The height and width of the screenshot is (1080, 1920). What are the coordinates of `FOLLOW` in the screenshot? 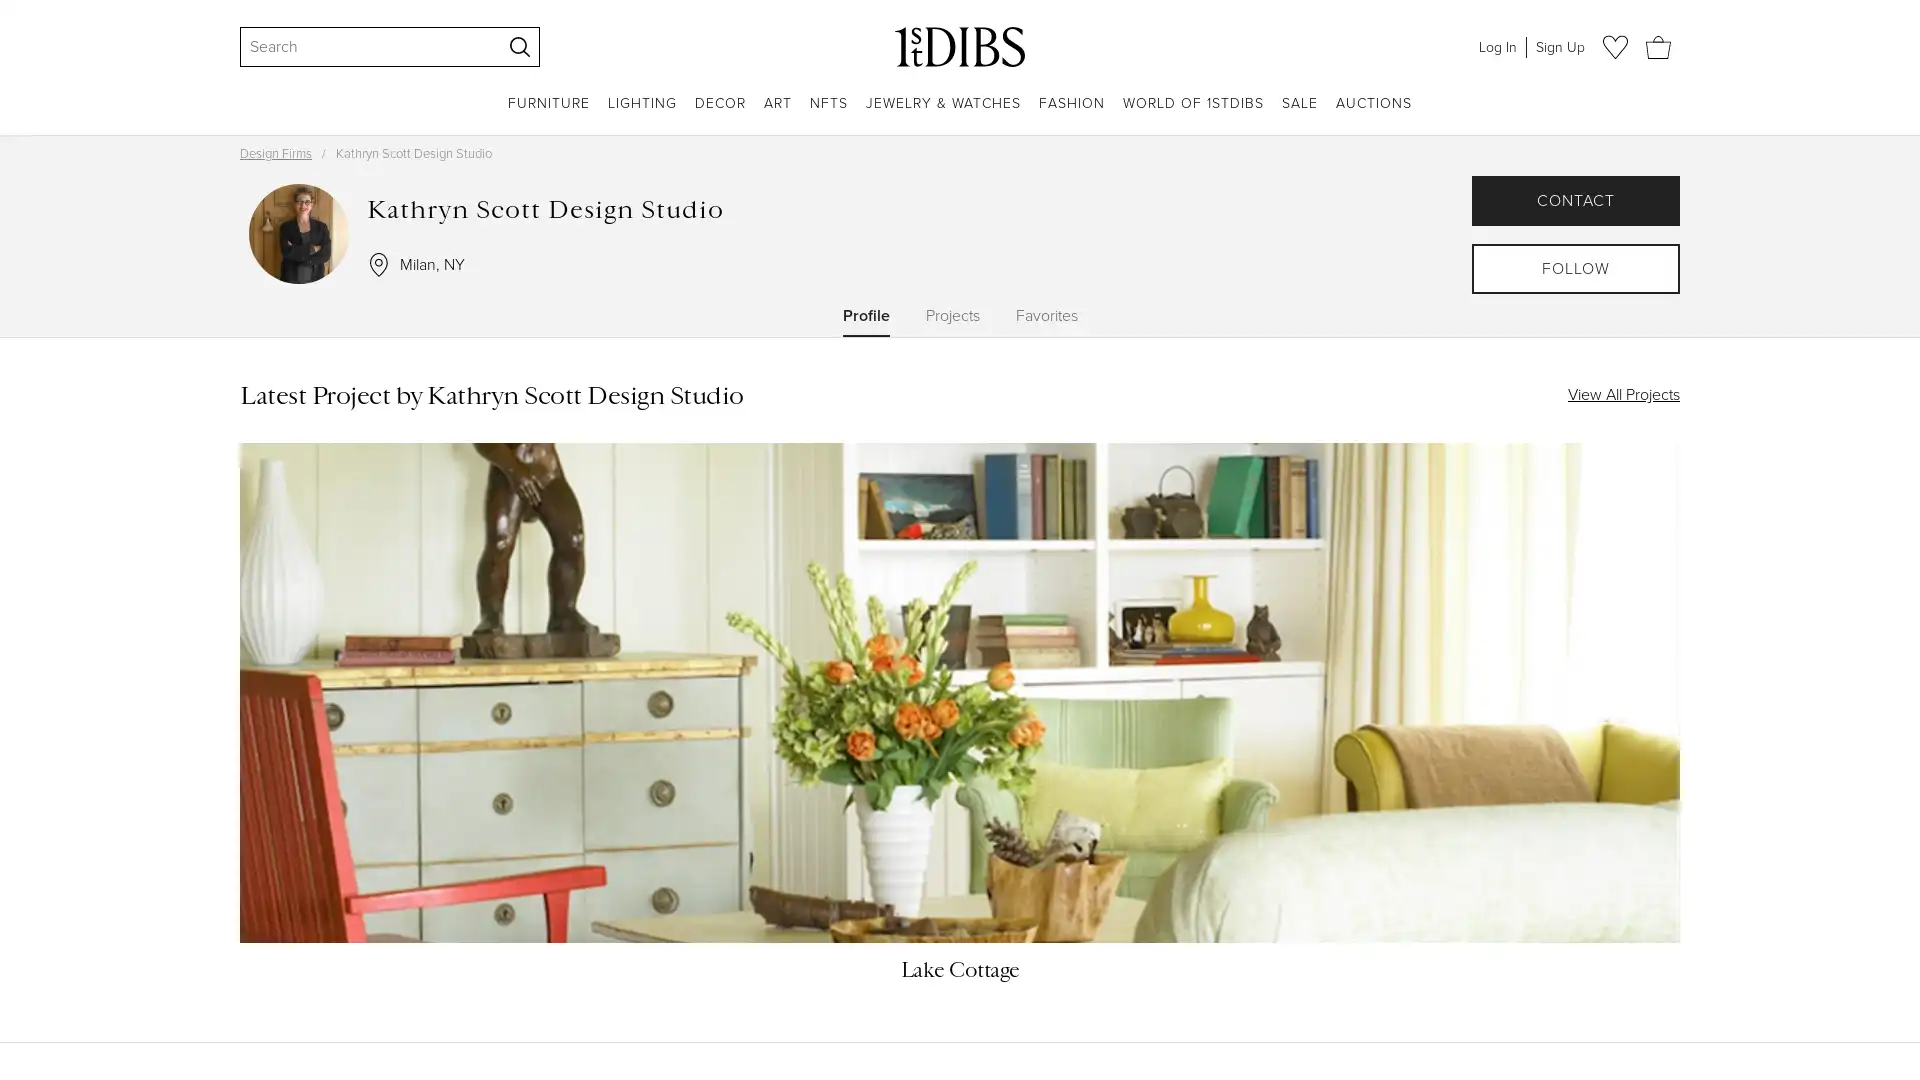 It's located at (1574, 266).